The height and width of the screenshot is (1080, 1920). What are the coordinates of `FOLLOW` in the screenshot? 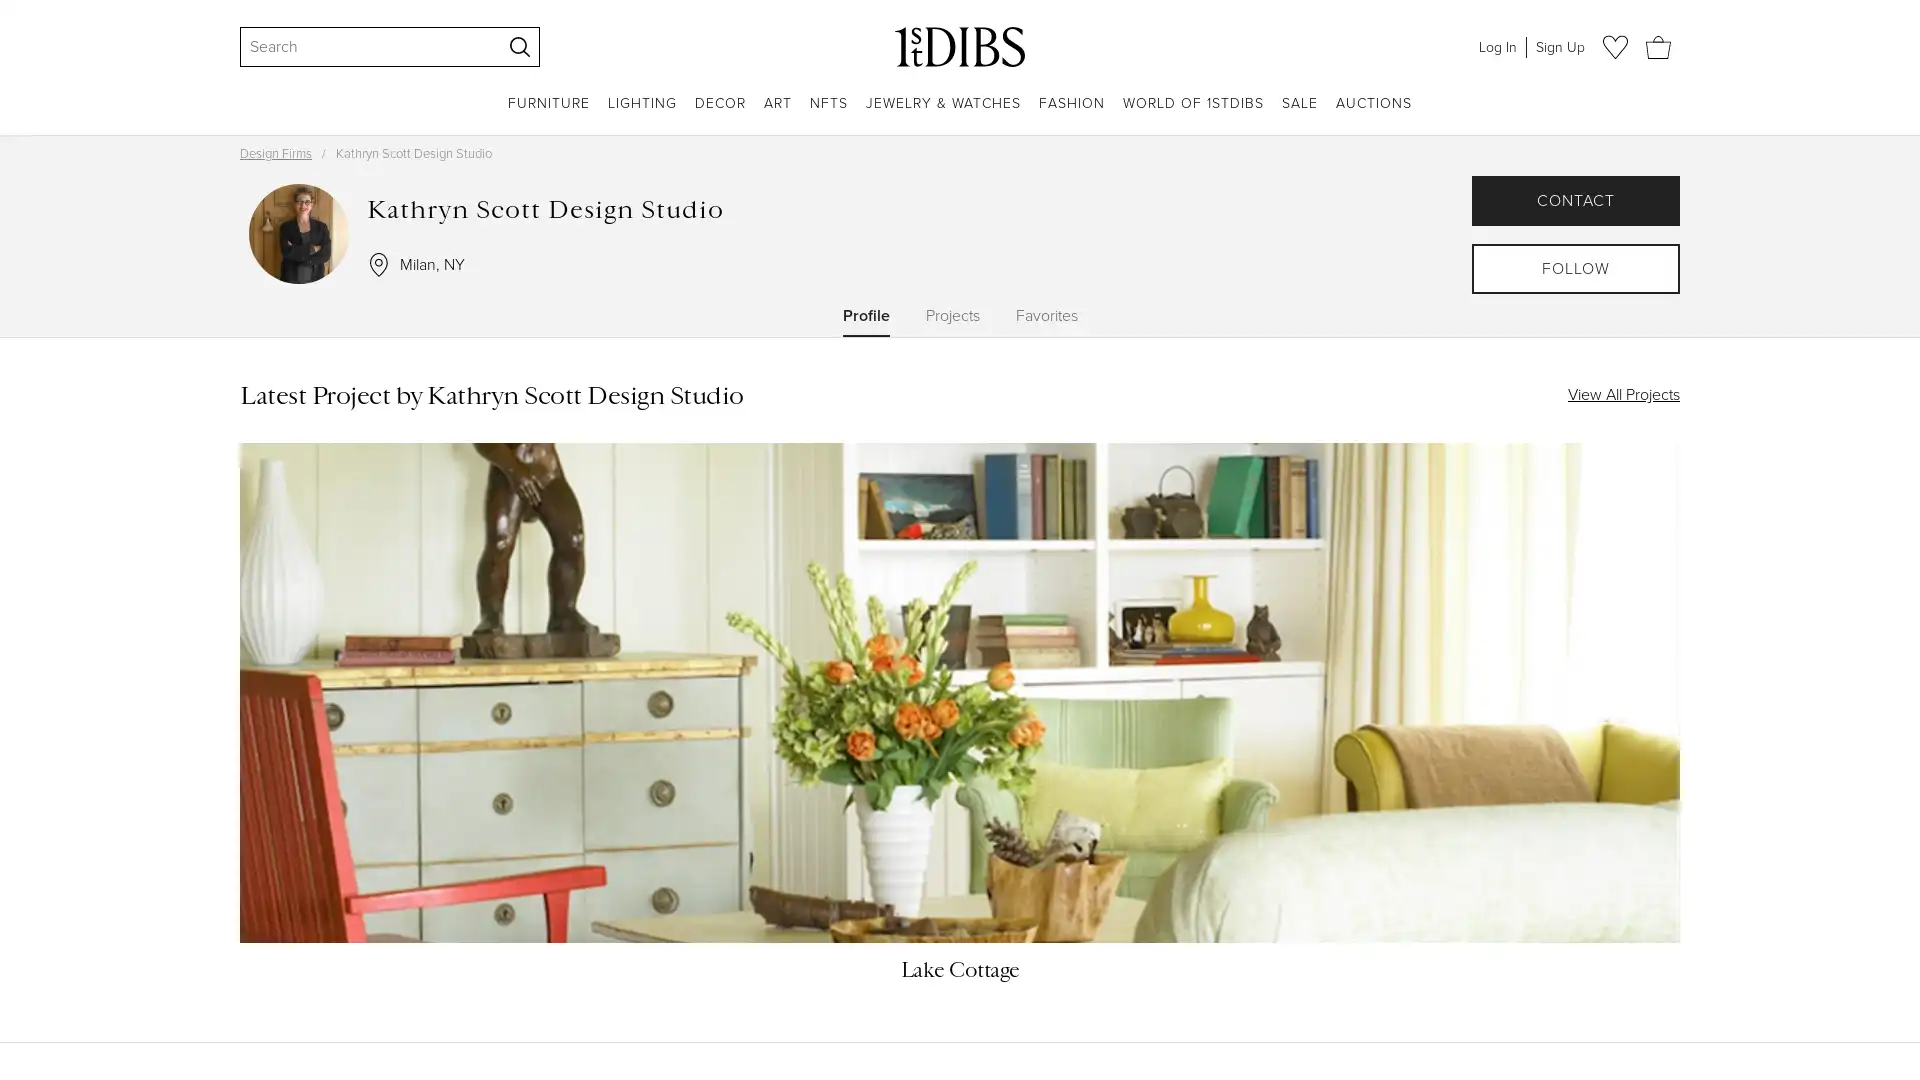 It's located at (1574, 266).